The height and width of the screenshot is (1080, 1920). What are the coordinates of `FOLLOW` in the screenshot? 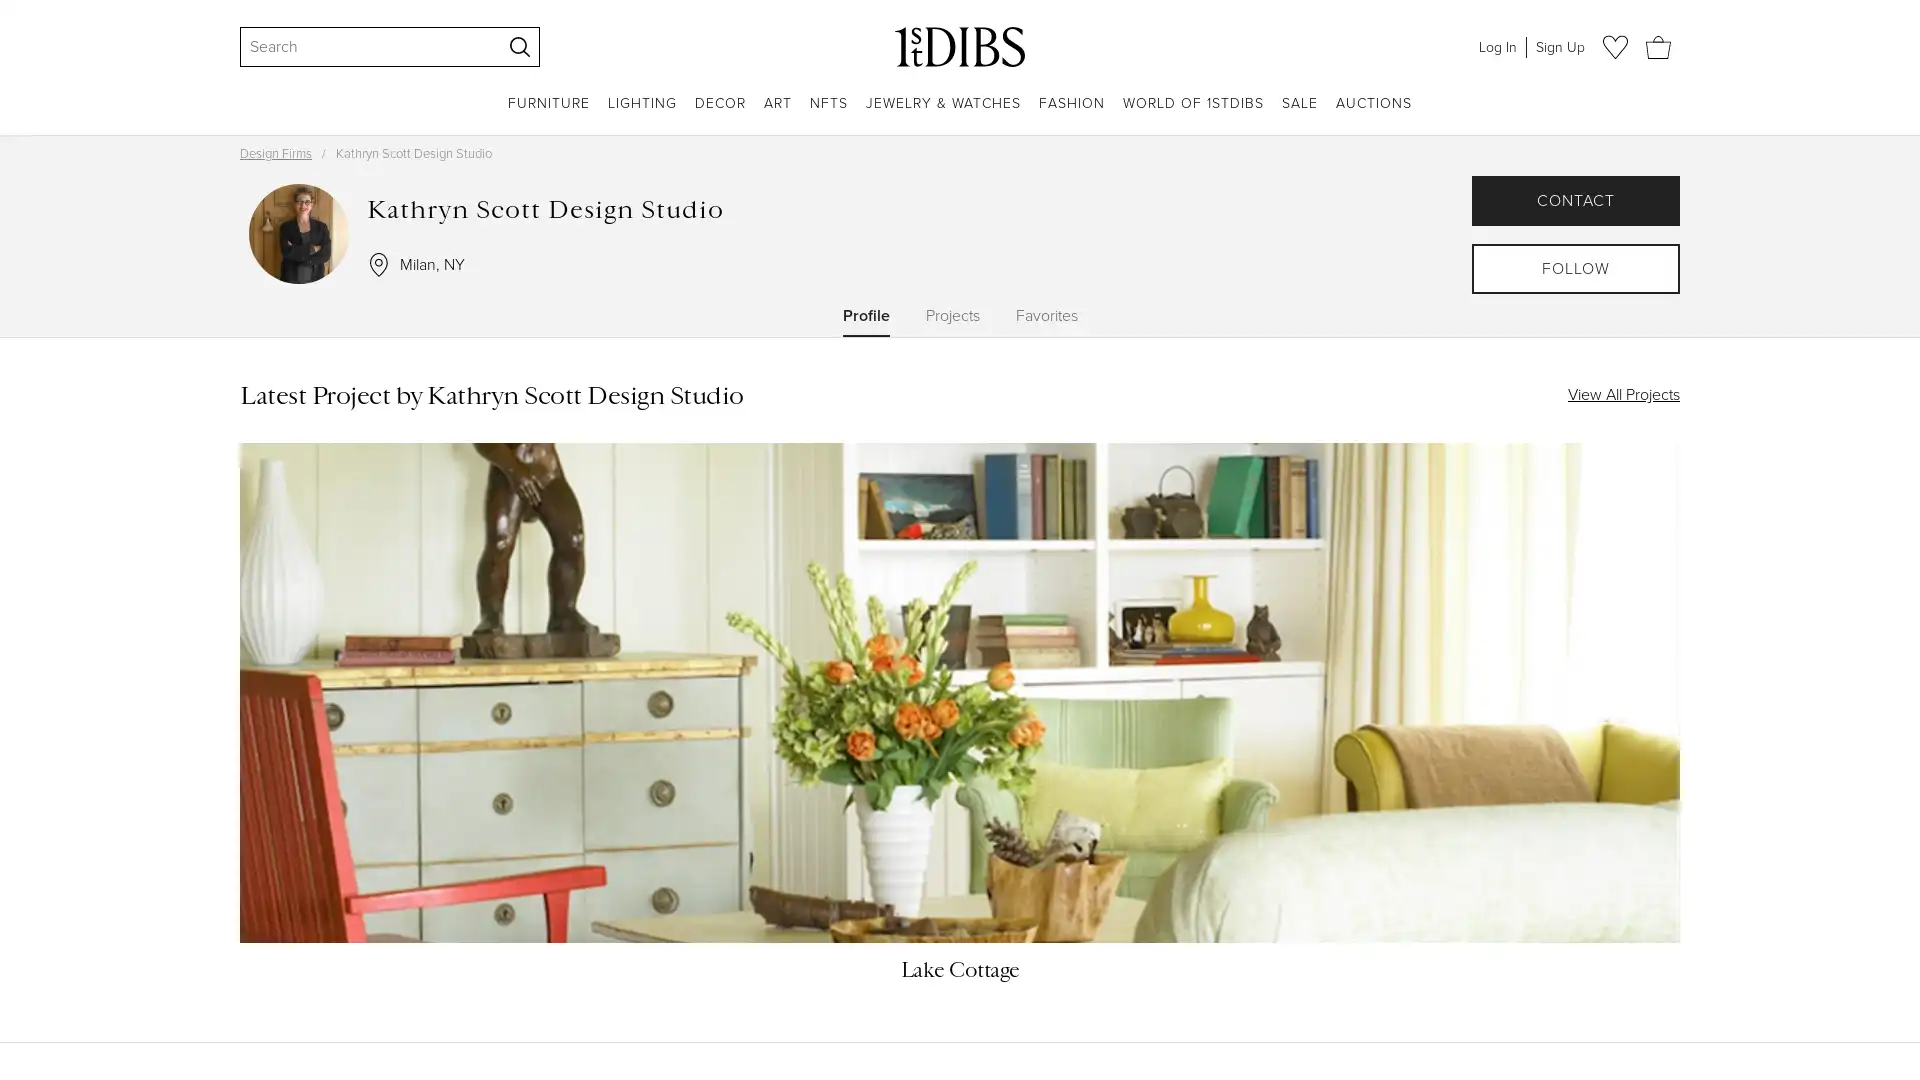 It's located at (1574, 266).